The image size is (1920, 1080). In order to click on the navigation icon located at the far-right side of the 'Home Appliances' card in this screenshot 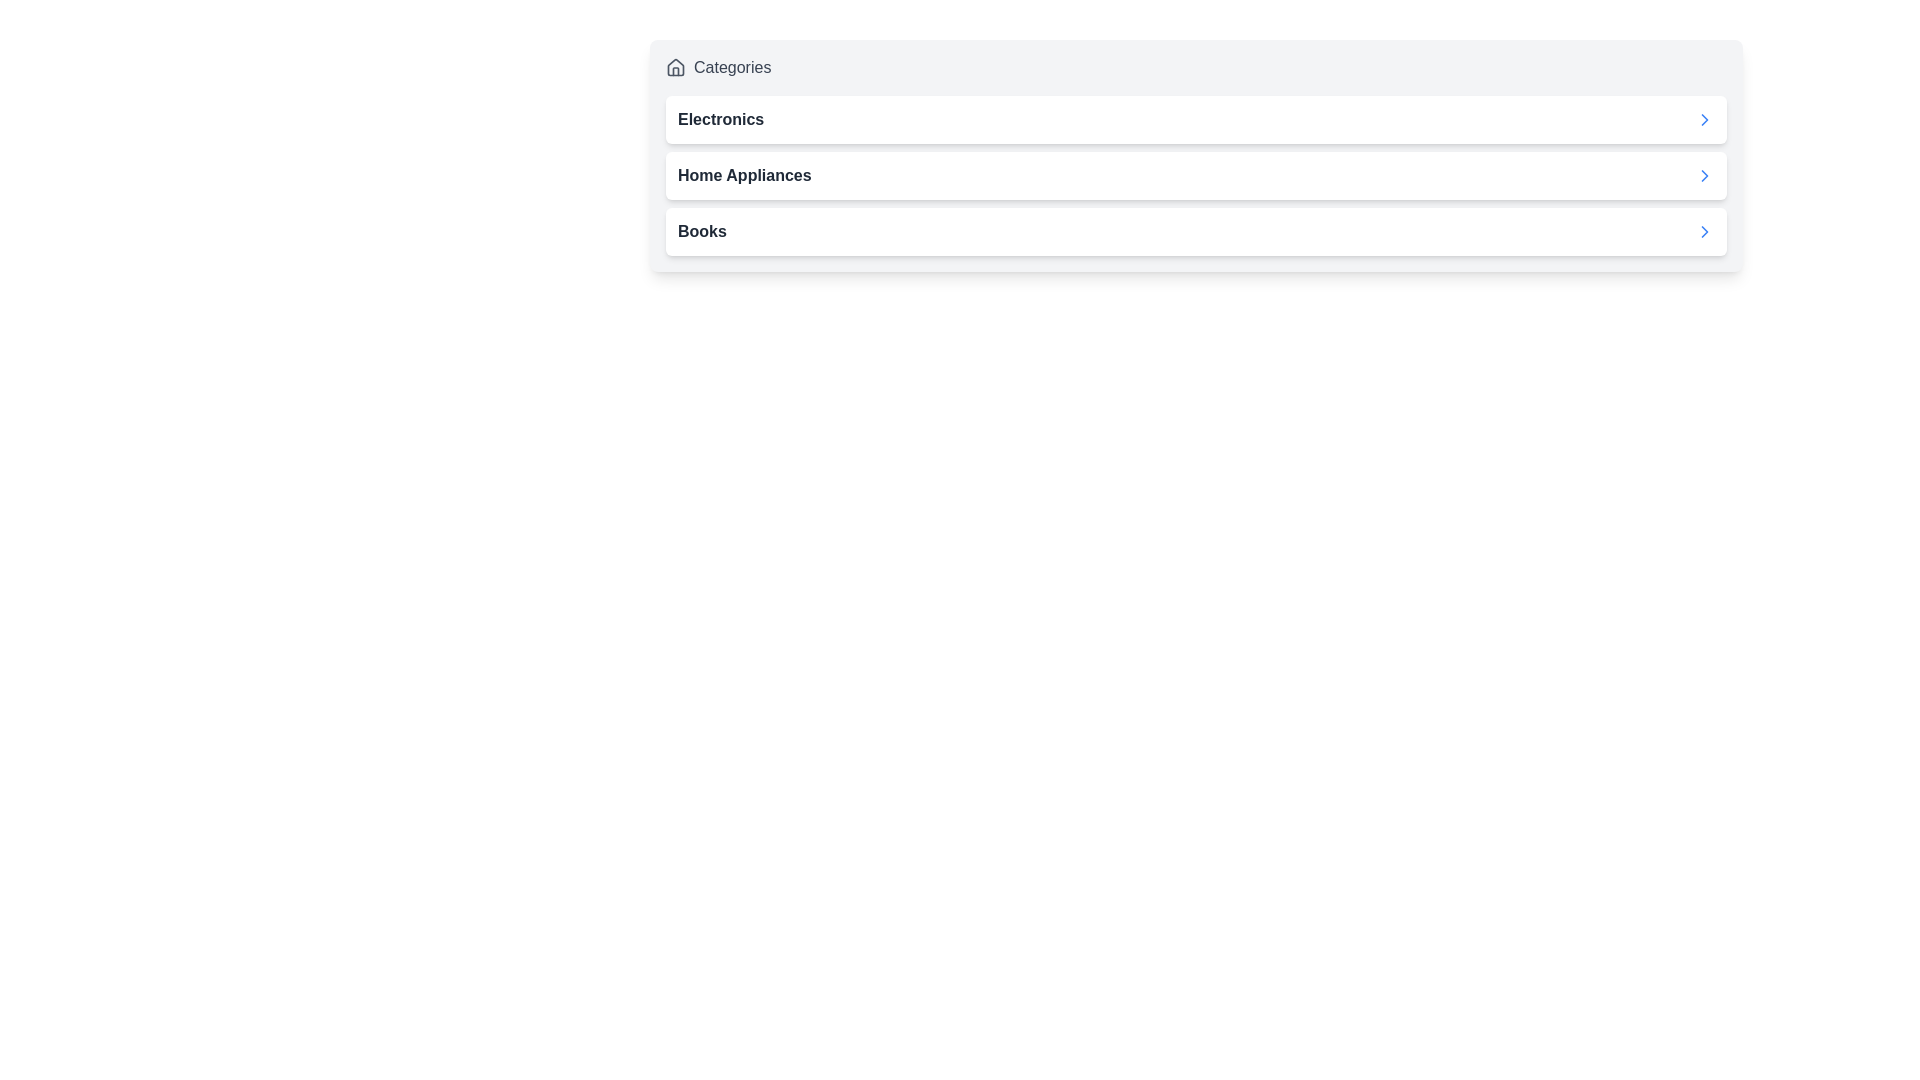, I will do `click(1703, 175)`.